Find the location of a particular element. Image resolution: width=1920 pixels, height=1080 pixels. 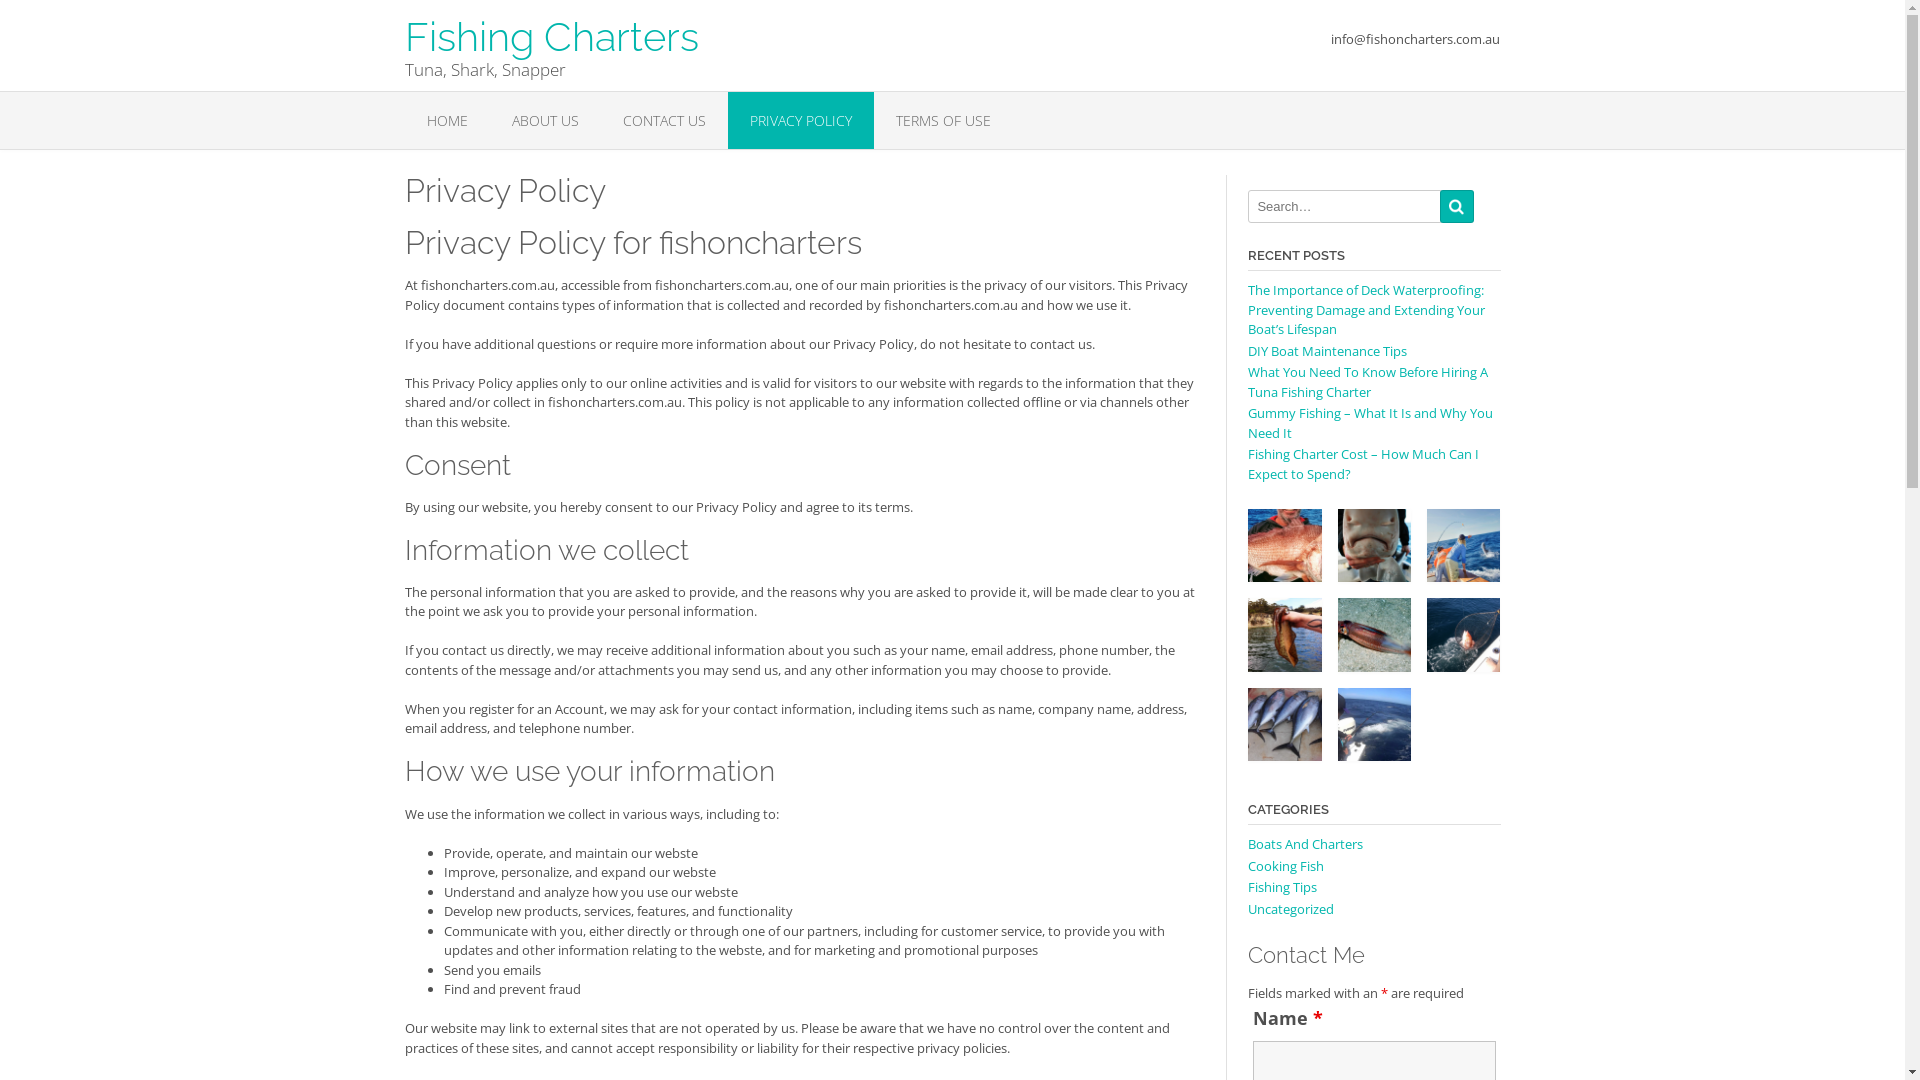

'Boats And Charters' is located at coordinates (1305, 844).